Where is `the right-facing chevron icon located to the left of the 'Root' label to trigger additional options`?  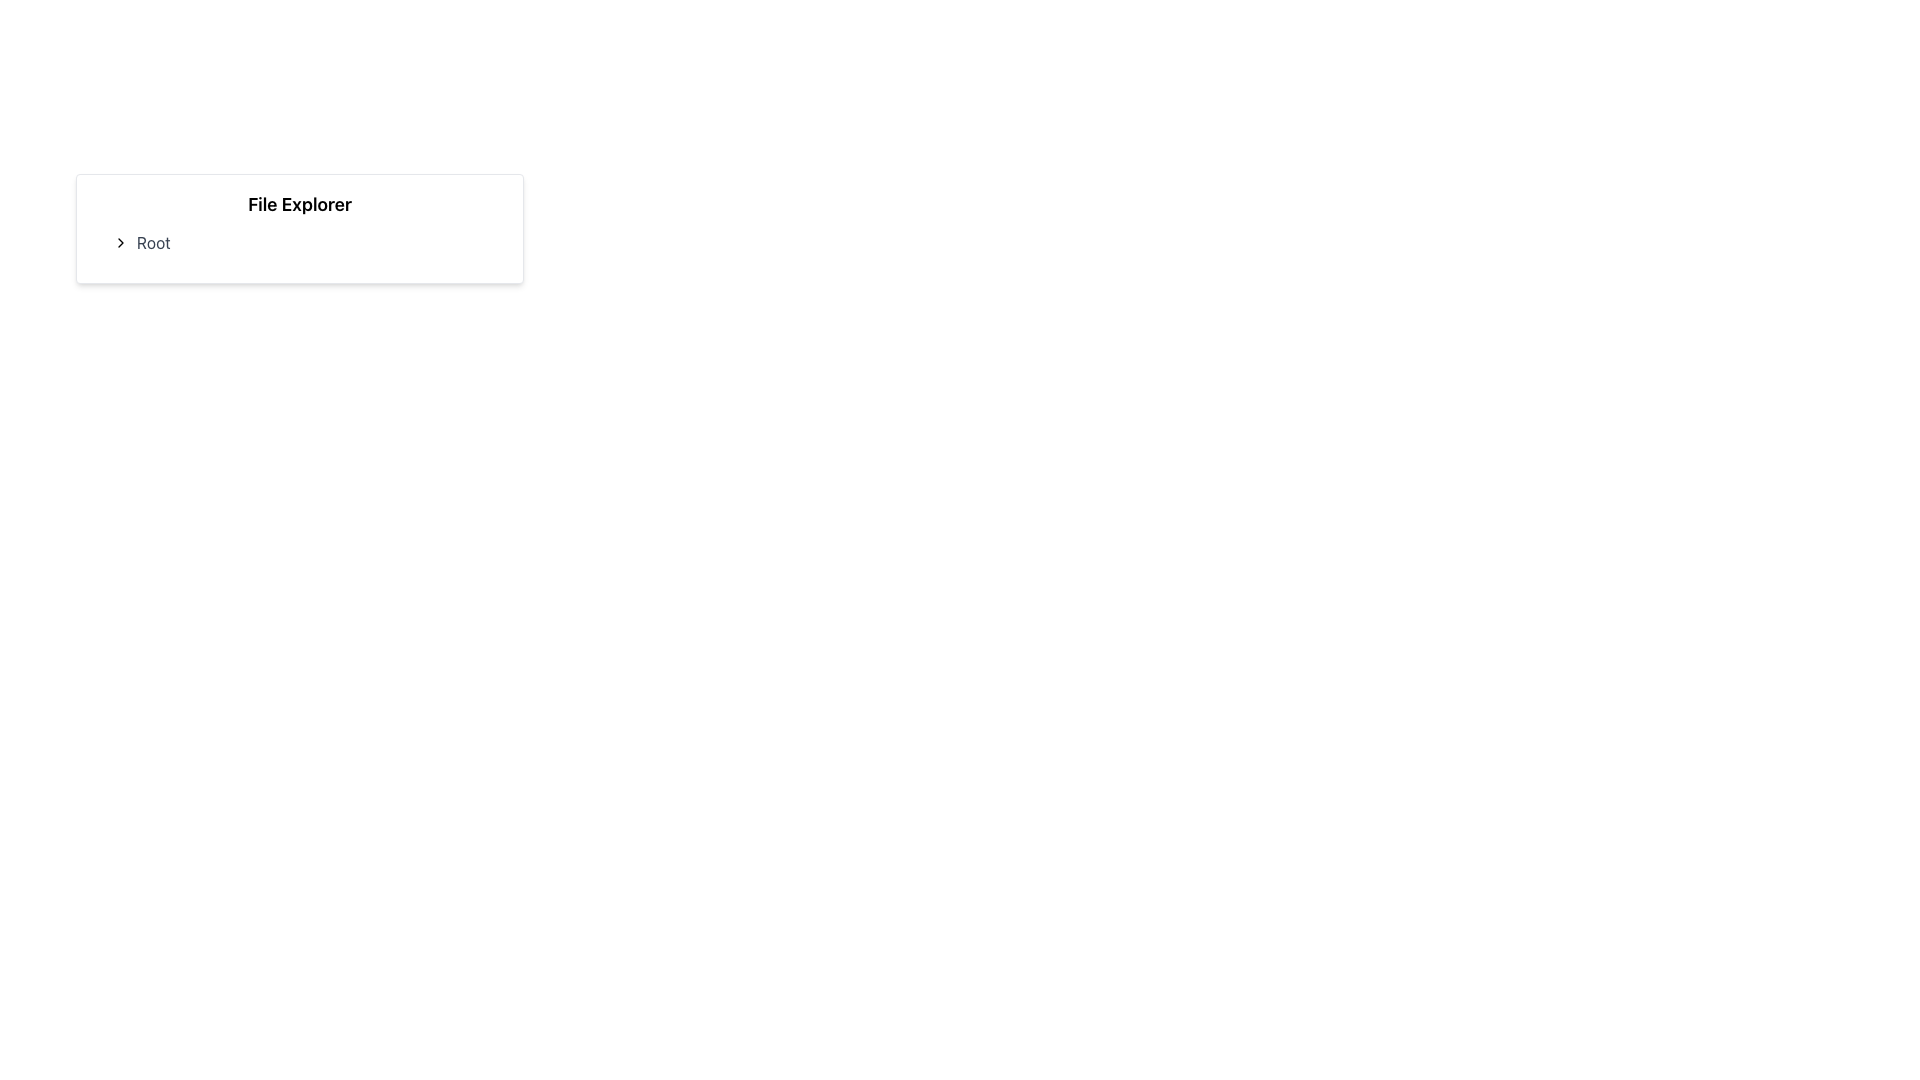 the right-facing chevron icon located to the left of the 'Root' label to trigger additional options is located at coordinates (119, 242).